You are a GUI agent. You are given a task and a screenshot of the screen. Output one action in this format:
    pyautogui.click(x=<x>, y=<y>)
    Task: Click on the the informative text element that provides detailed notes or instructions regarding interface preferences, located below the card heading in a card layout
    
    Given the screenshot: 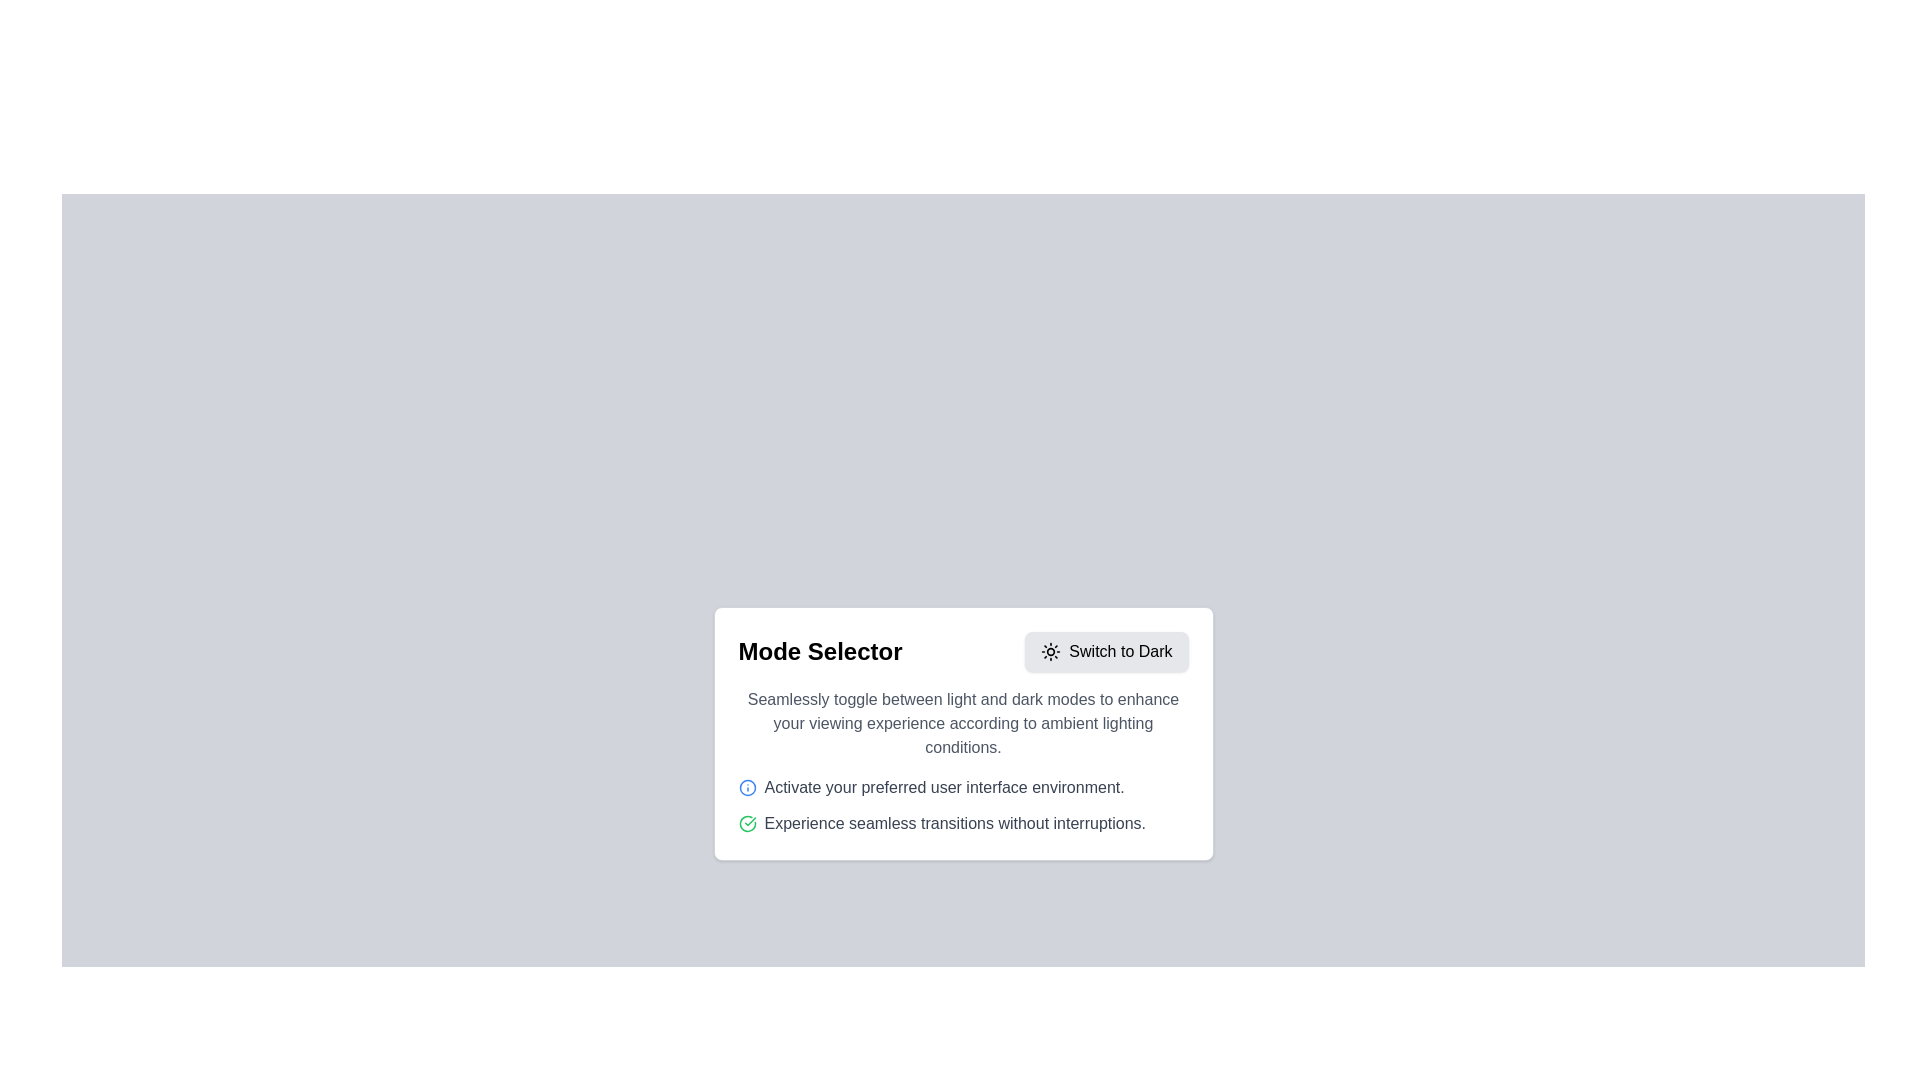 What is the action you would take?
    pyautogui.click(x=943, y=786)
    